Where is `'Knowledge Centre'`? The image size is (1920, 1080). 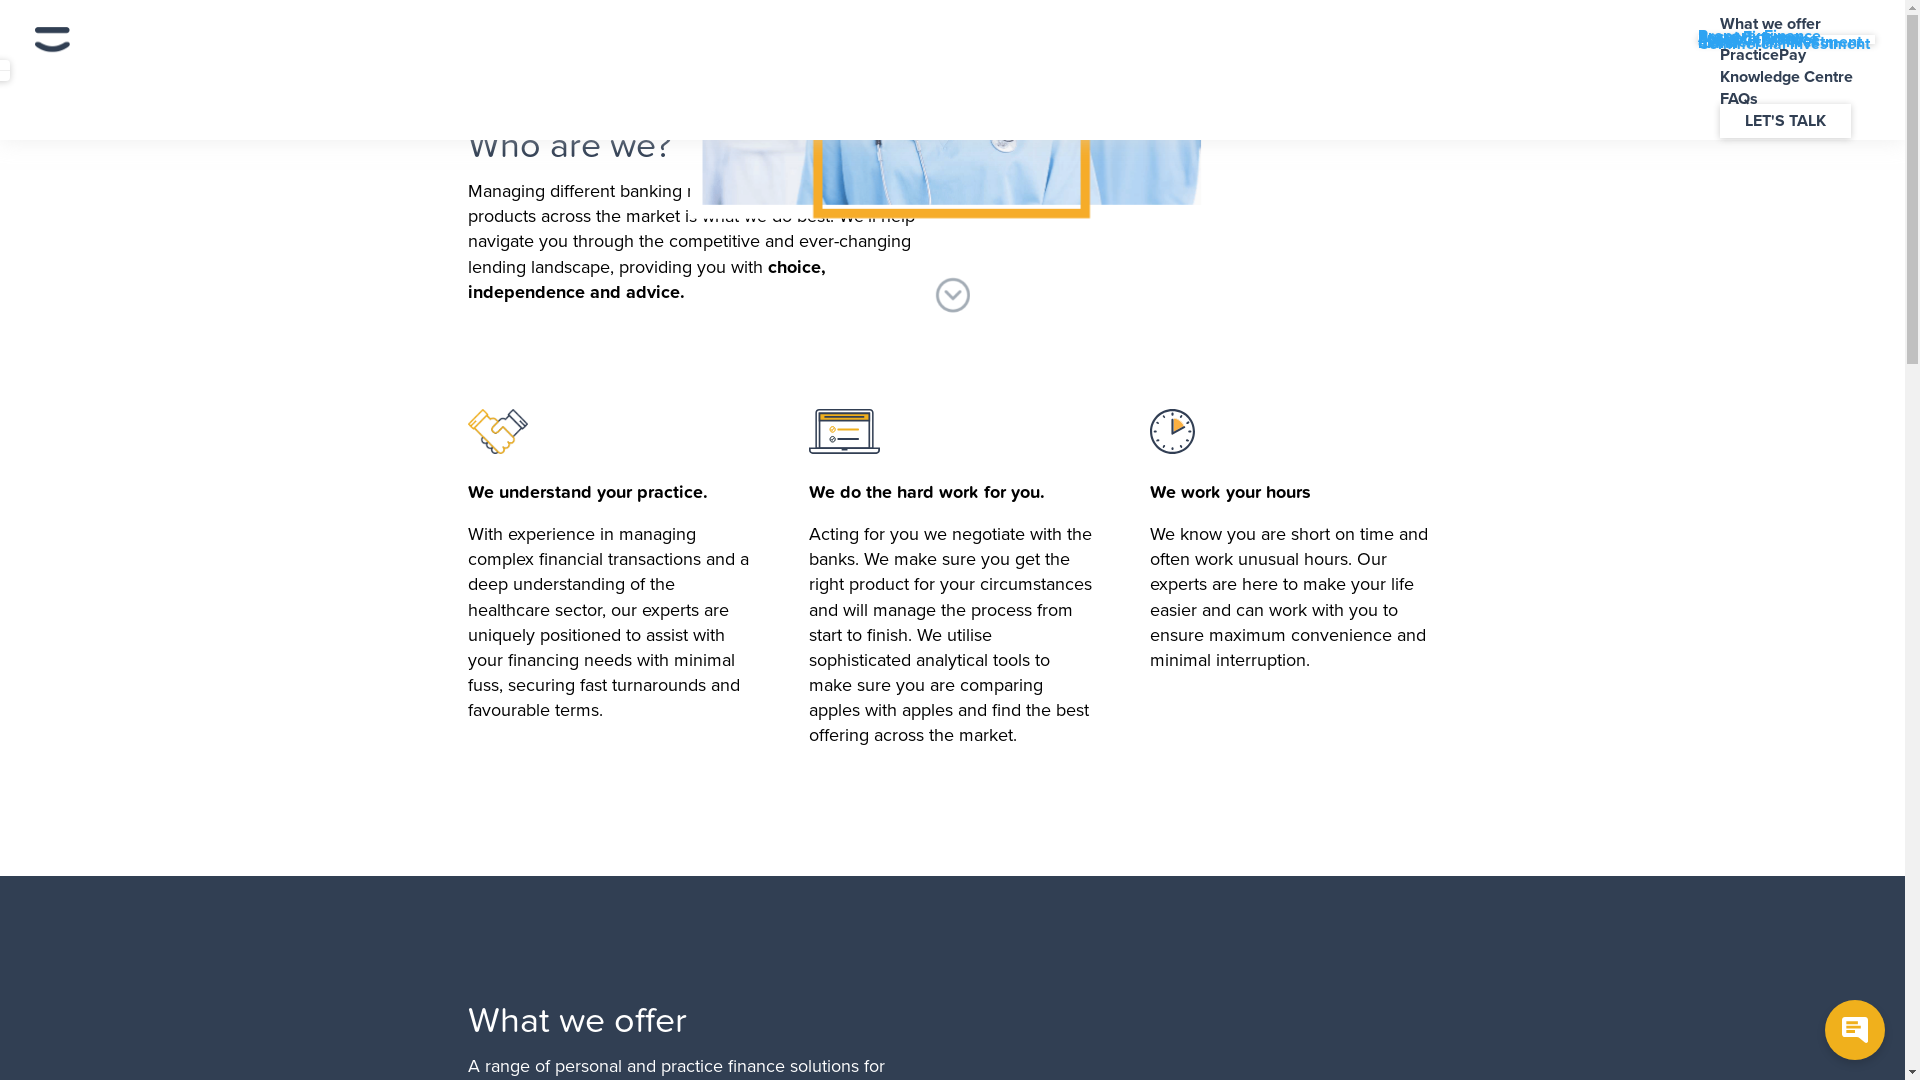
'Knowledge Centre' is located at coordinates (1786, 76).